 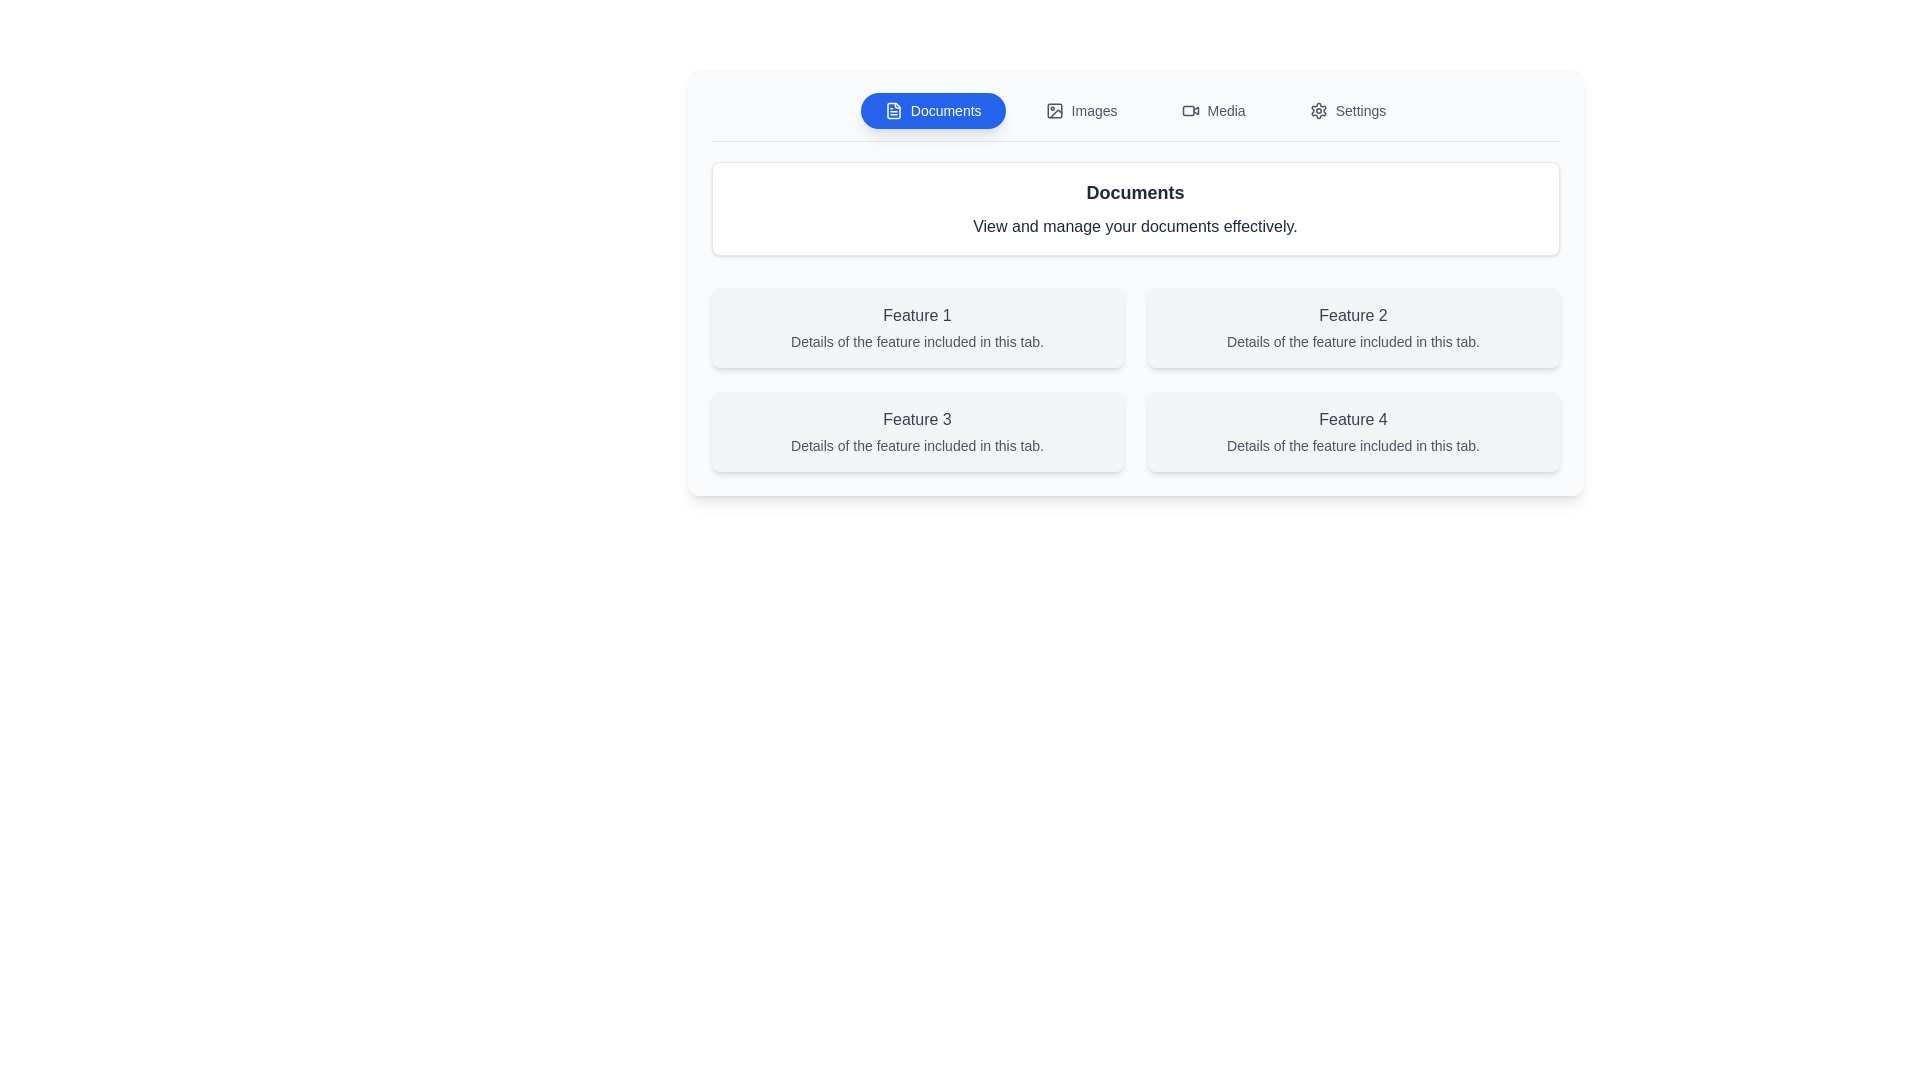 I want to click on the static text label 'Feature 3' which is styled in bold on a light gray background, located in the lower-left quadrant of a card in a 2x2 grid layout, so click(x=916, y=419).